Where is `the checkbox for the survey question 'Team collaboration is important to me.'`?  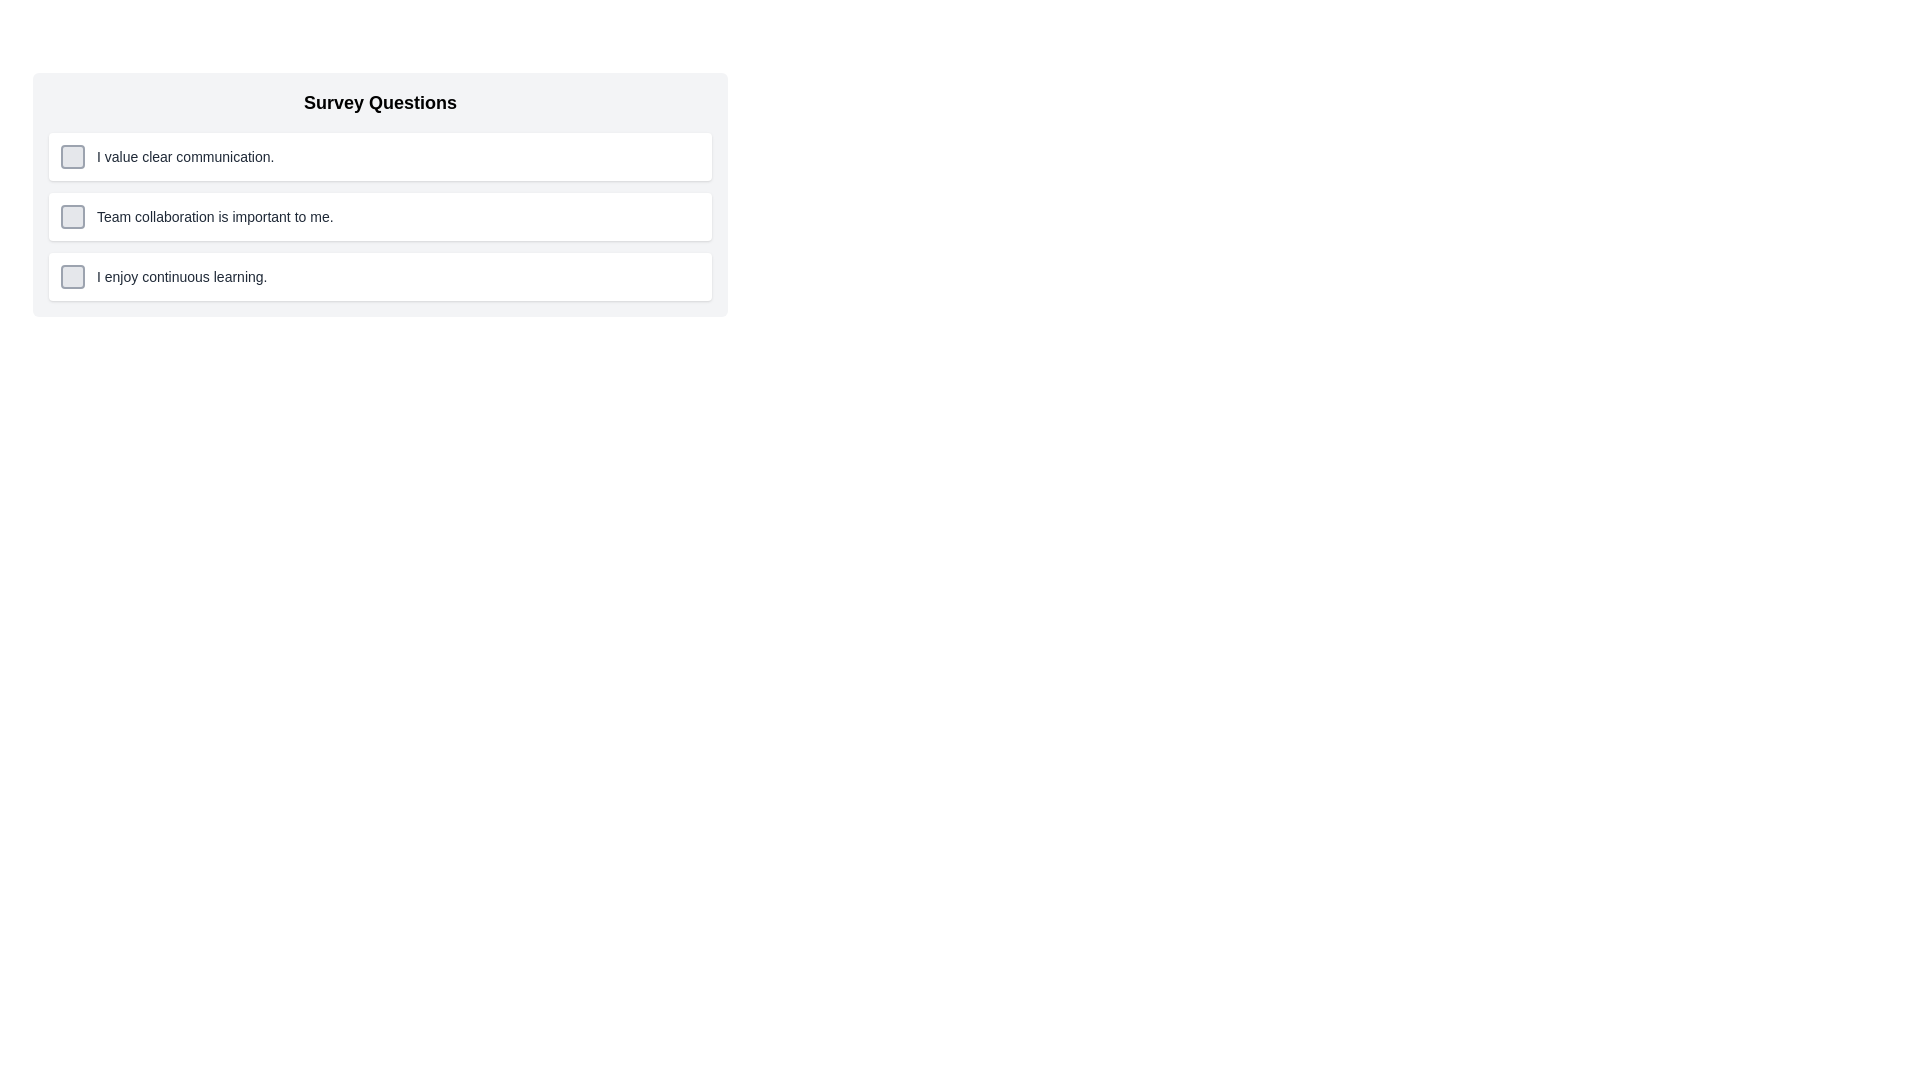
the checkbox for the survey question 'Team collaboration is important to me.' is located at coordinates (72, 216).